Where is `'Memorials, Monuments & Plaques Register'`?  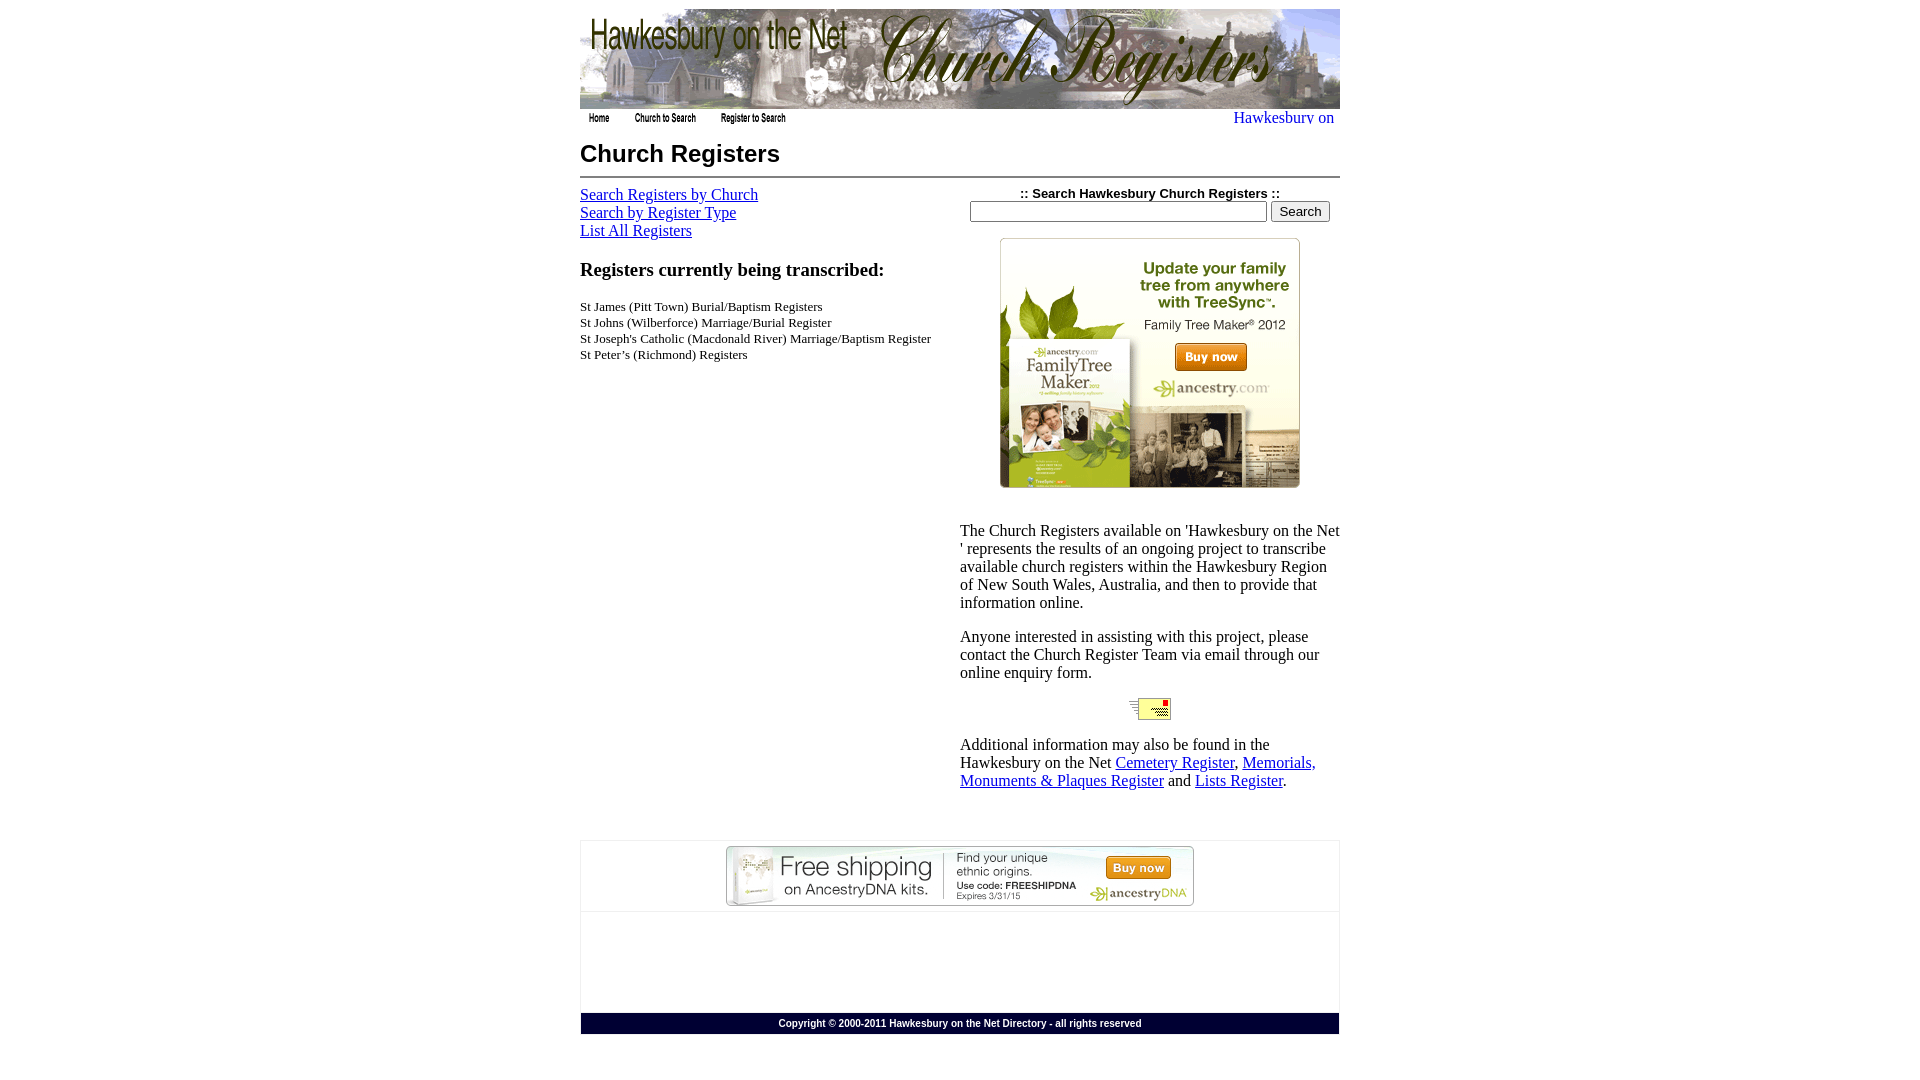 'Memorials, Monuments & Plaques Register' is located at coordinates (1137, 770).